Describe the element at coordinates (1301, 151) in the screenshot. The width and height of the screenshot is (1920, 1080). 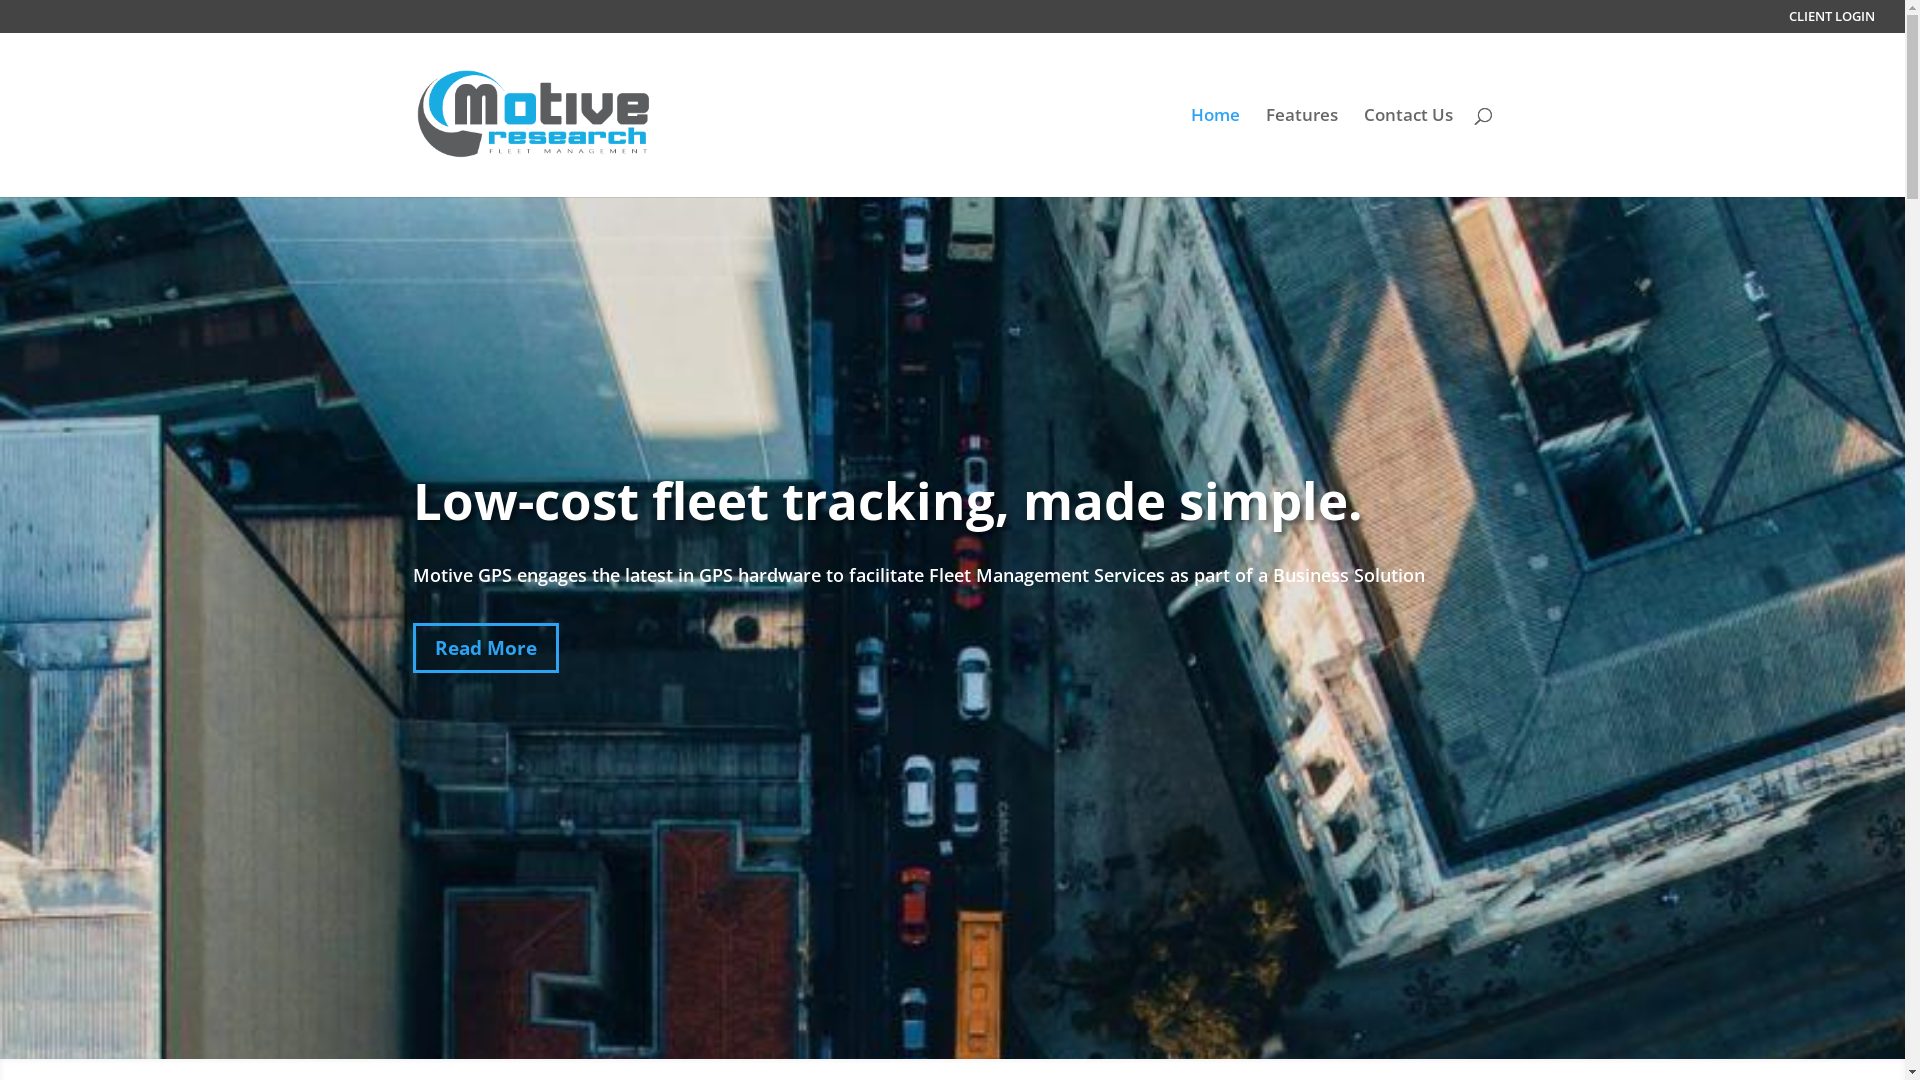
I see `'Features'` at that location.